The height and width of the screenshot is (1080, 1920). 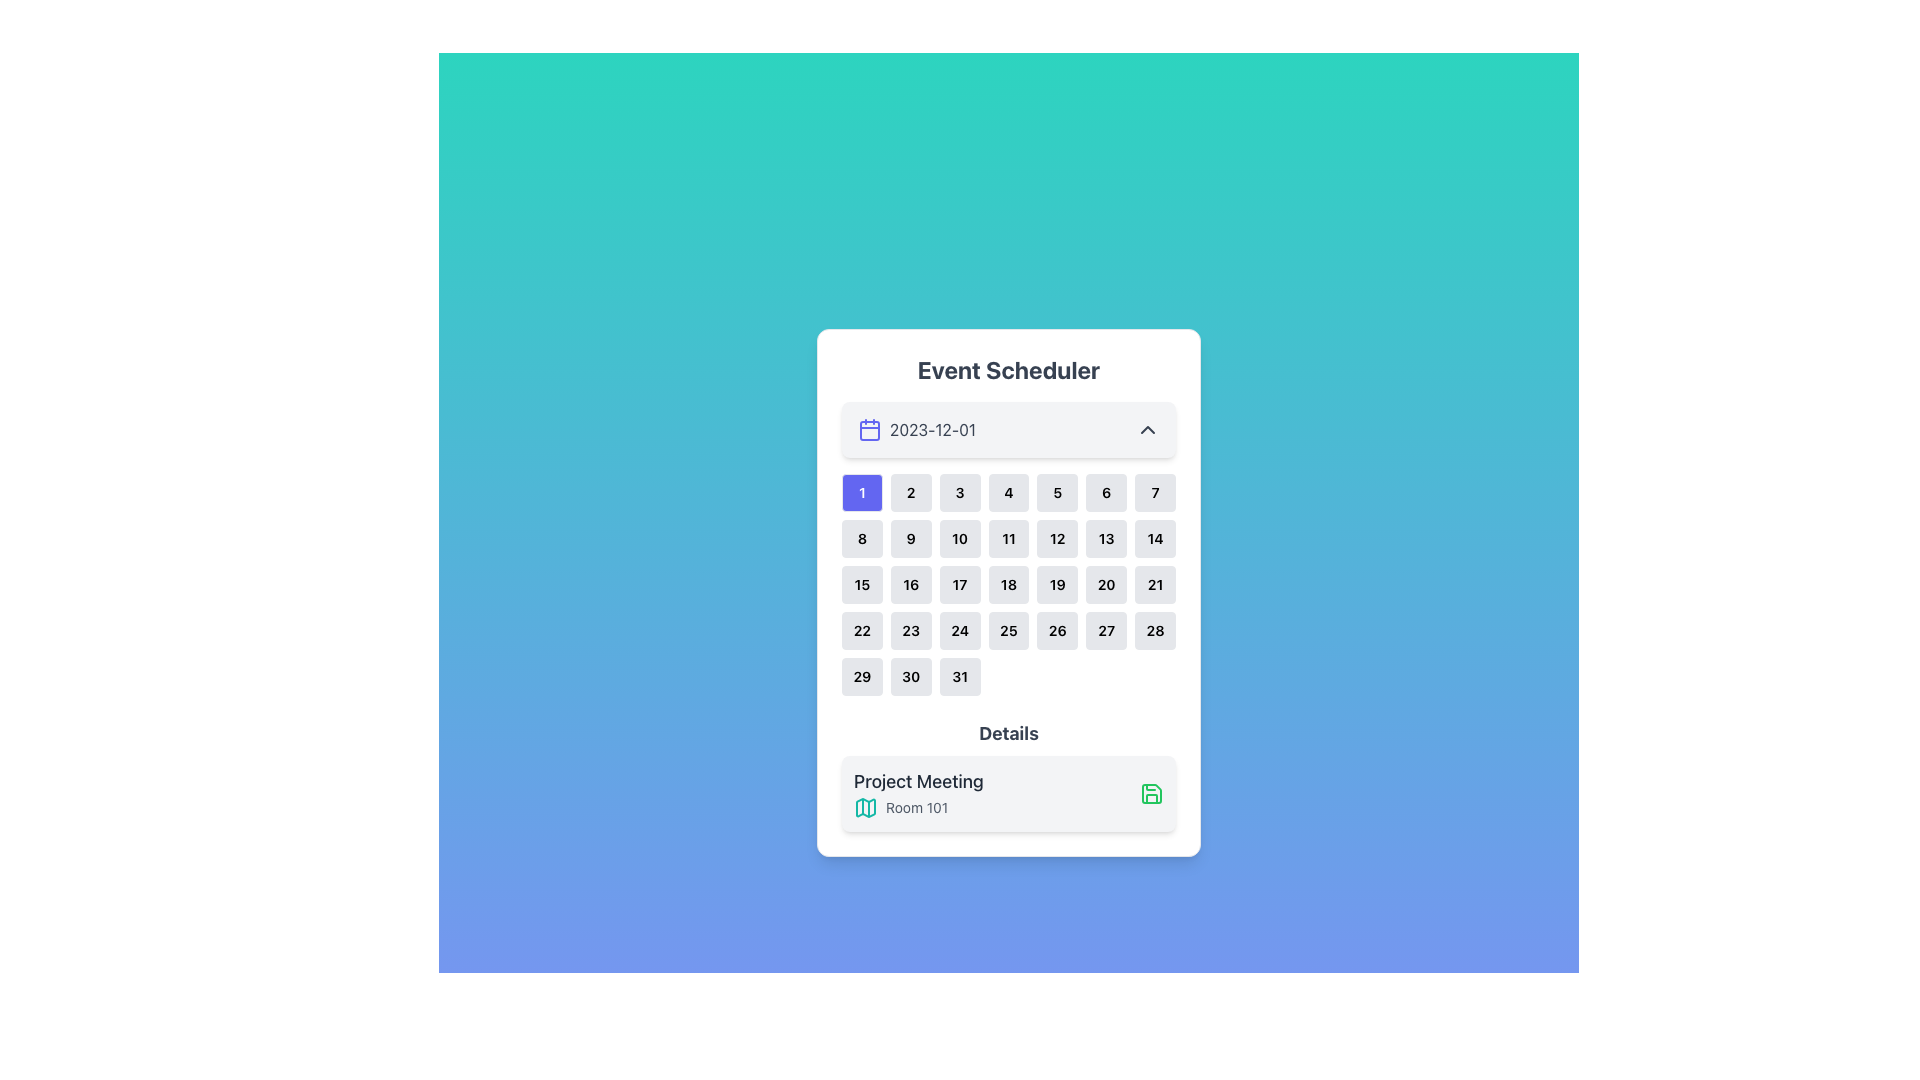 What do you see at coordinates (865, 806) in the screenshot?
I see `the map icon` at bounding box center [865, 806].